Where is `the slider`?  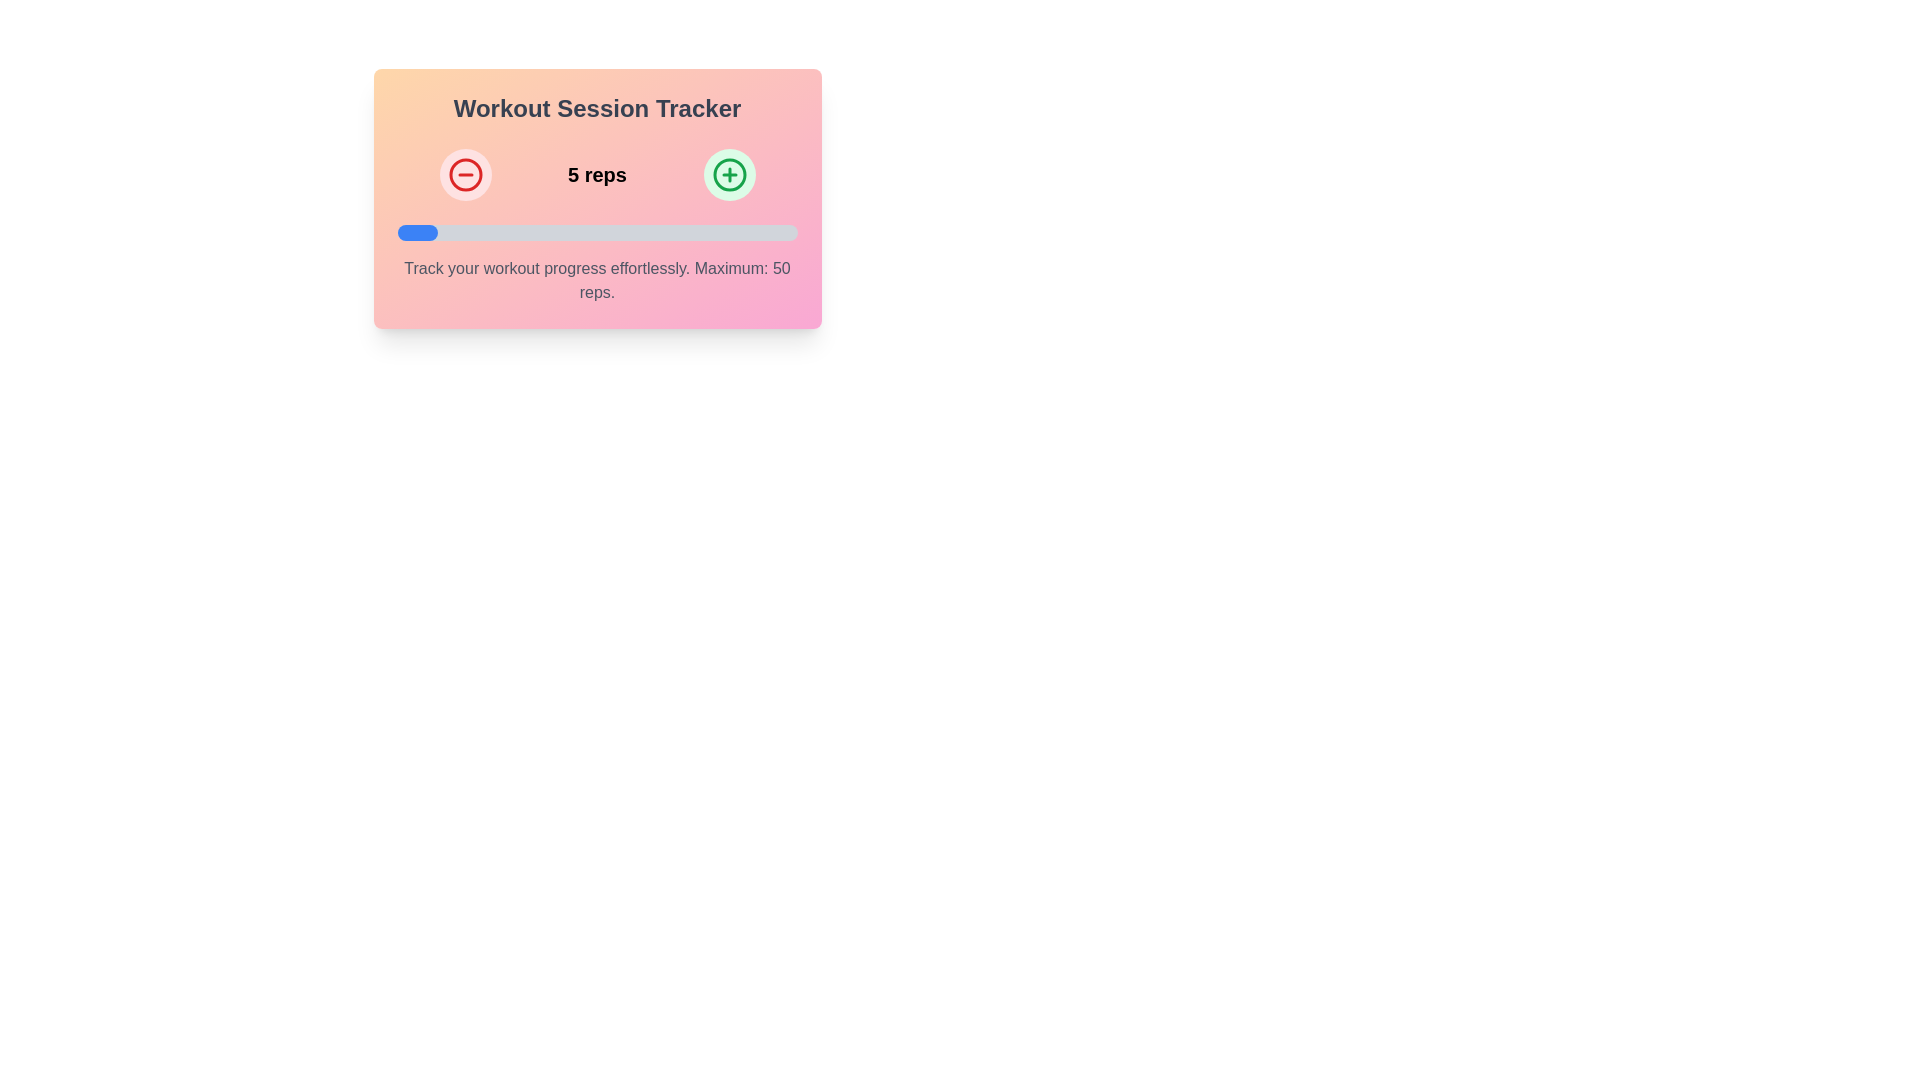 the slider is located at coordinates (422, 231).